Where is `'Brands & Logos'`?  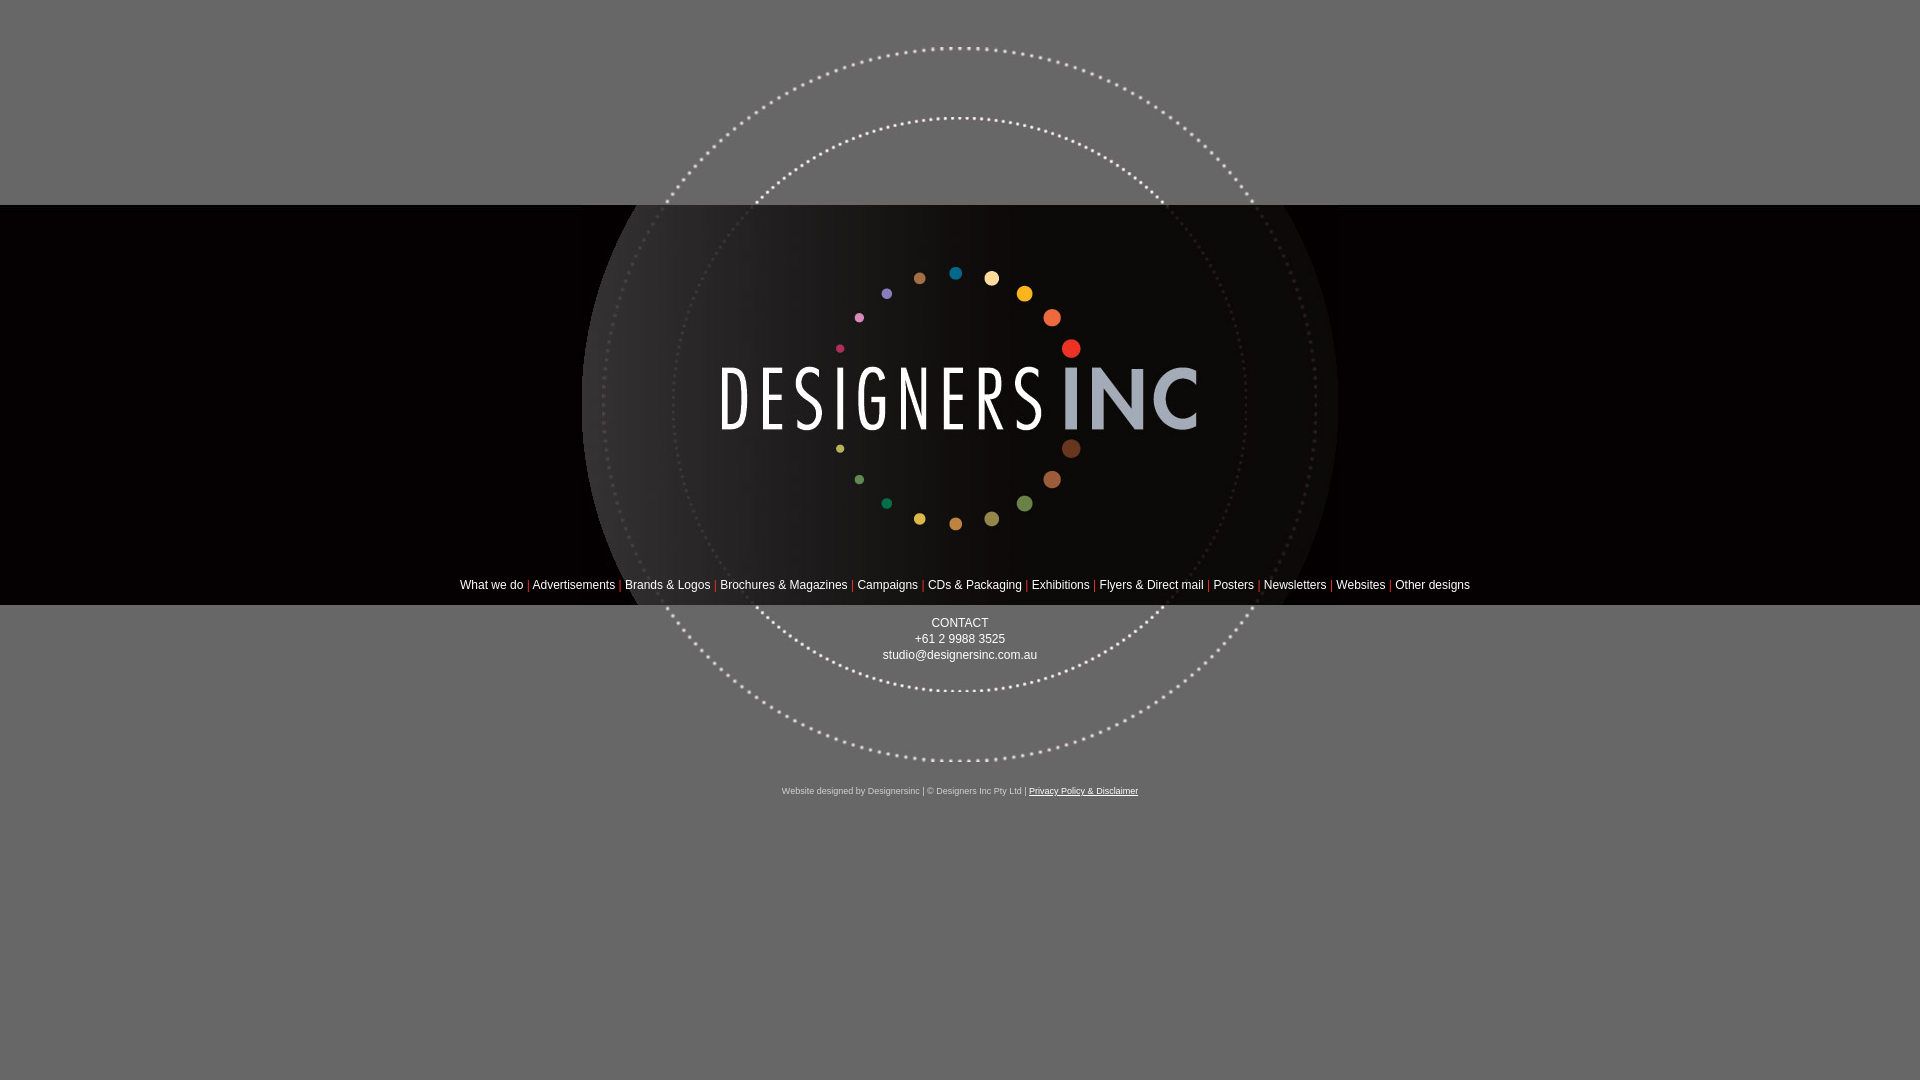
'Brands & Logos' is located at coordinates (667, 585).